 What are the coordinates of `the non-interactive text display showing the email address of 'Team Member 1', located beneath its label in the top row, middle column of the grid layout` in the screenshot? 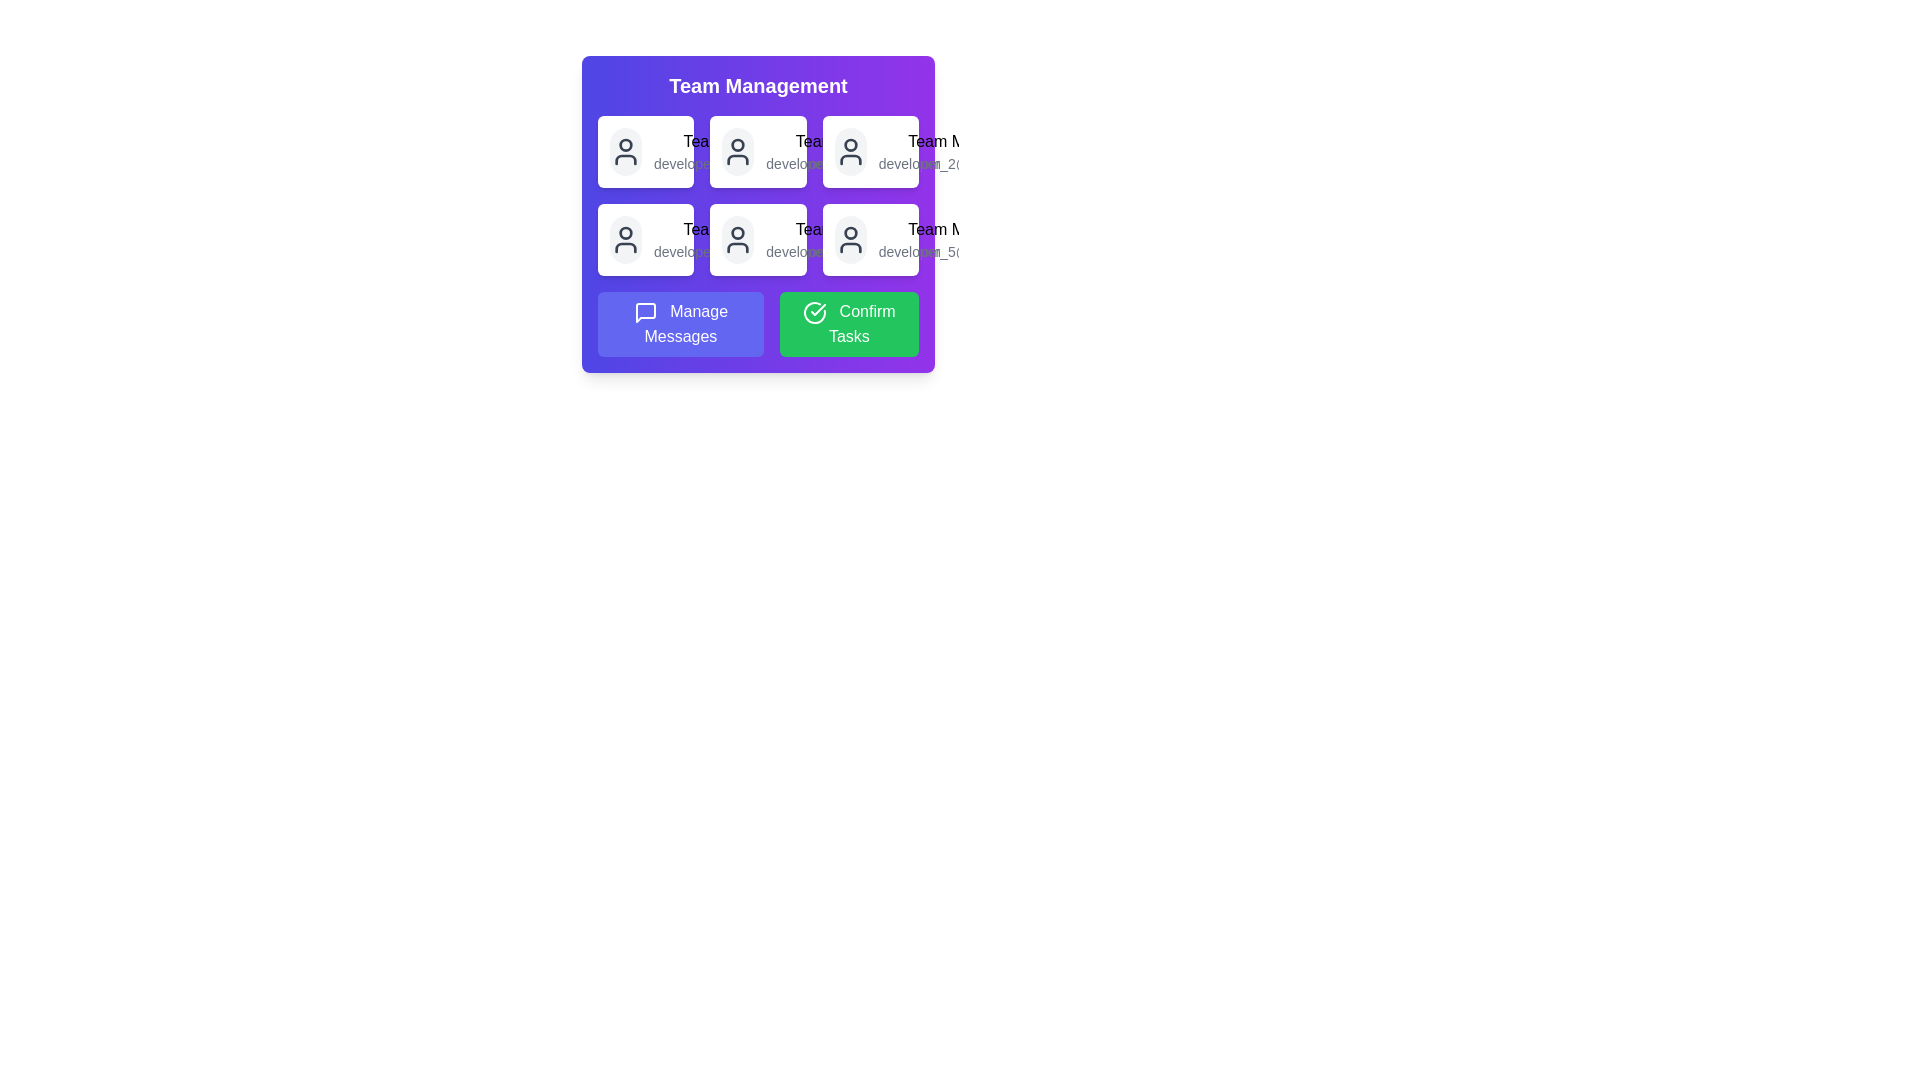 It's located at (740, 163).